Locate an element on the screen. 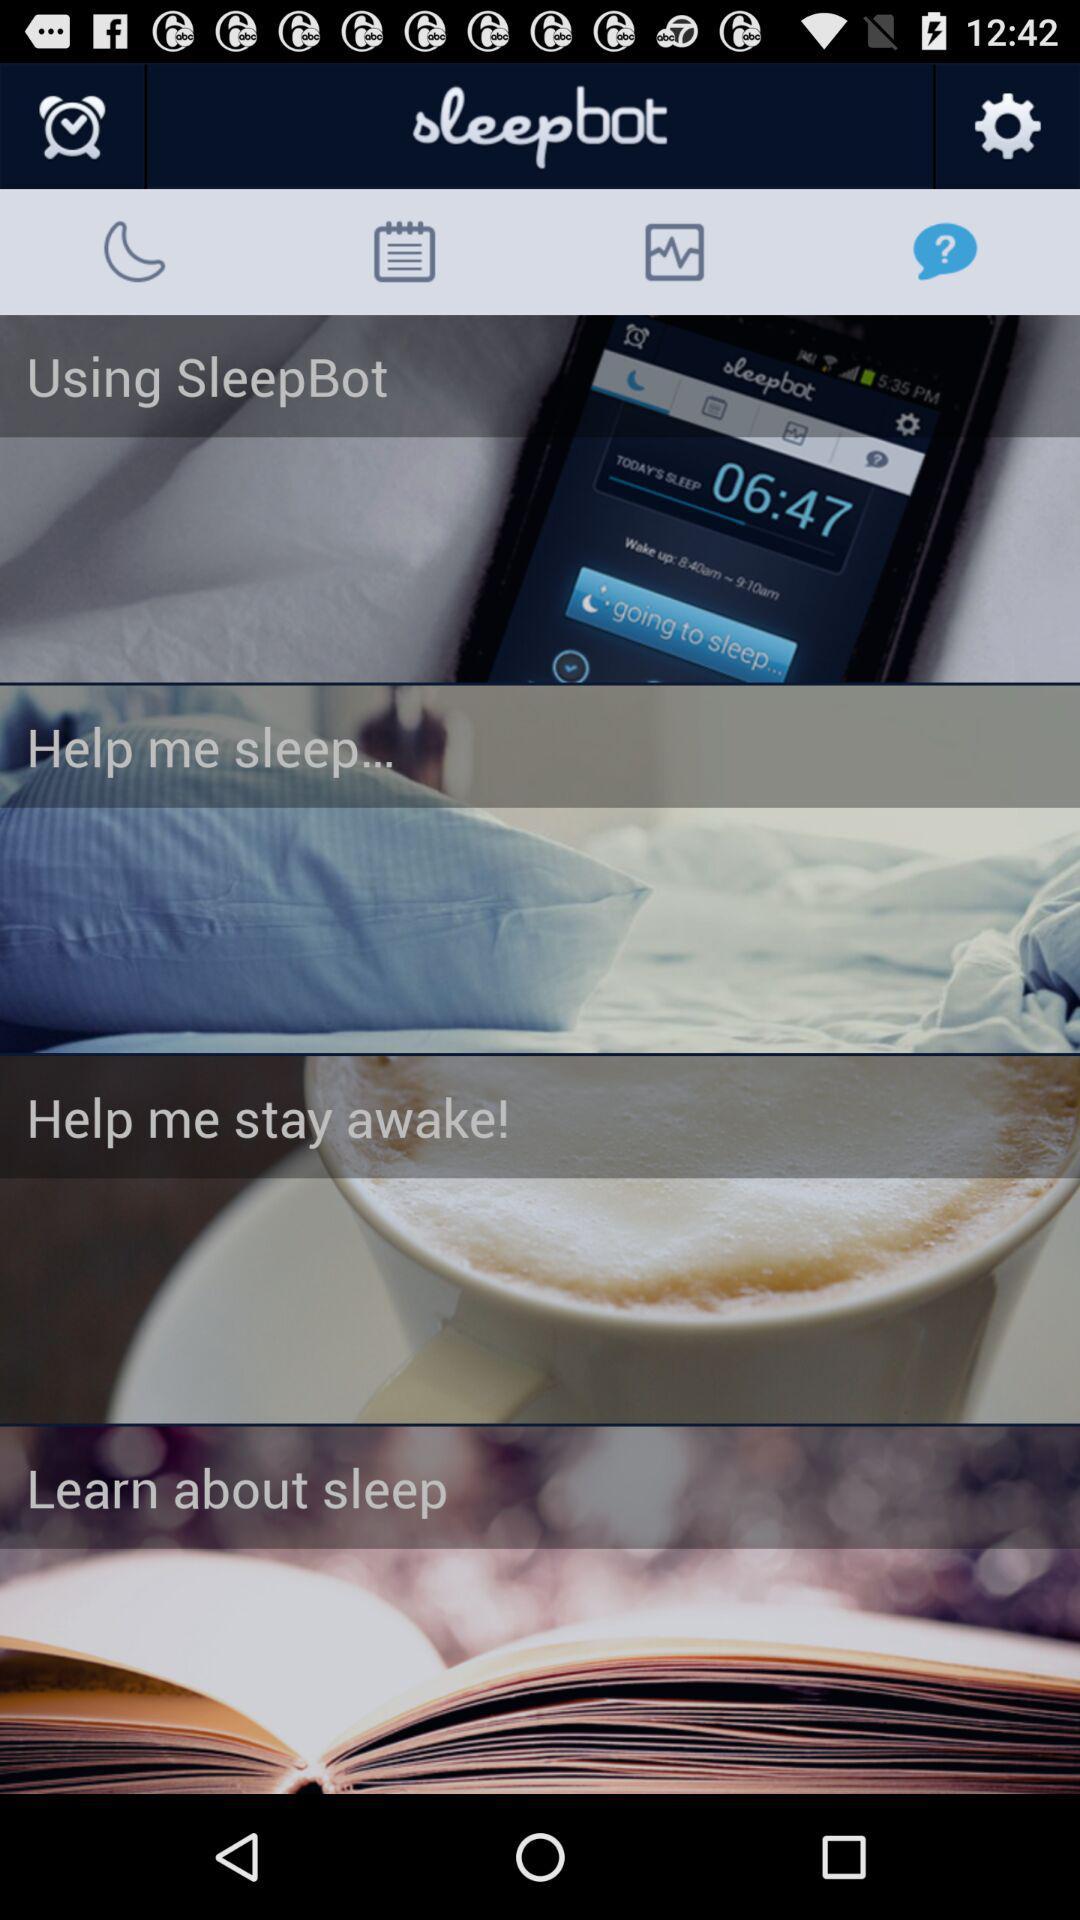 The width and height of the screenshot is (1080, 1920). settings option is located at coordinates (1006, 126).